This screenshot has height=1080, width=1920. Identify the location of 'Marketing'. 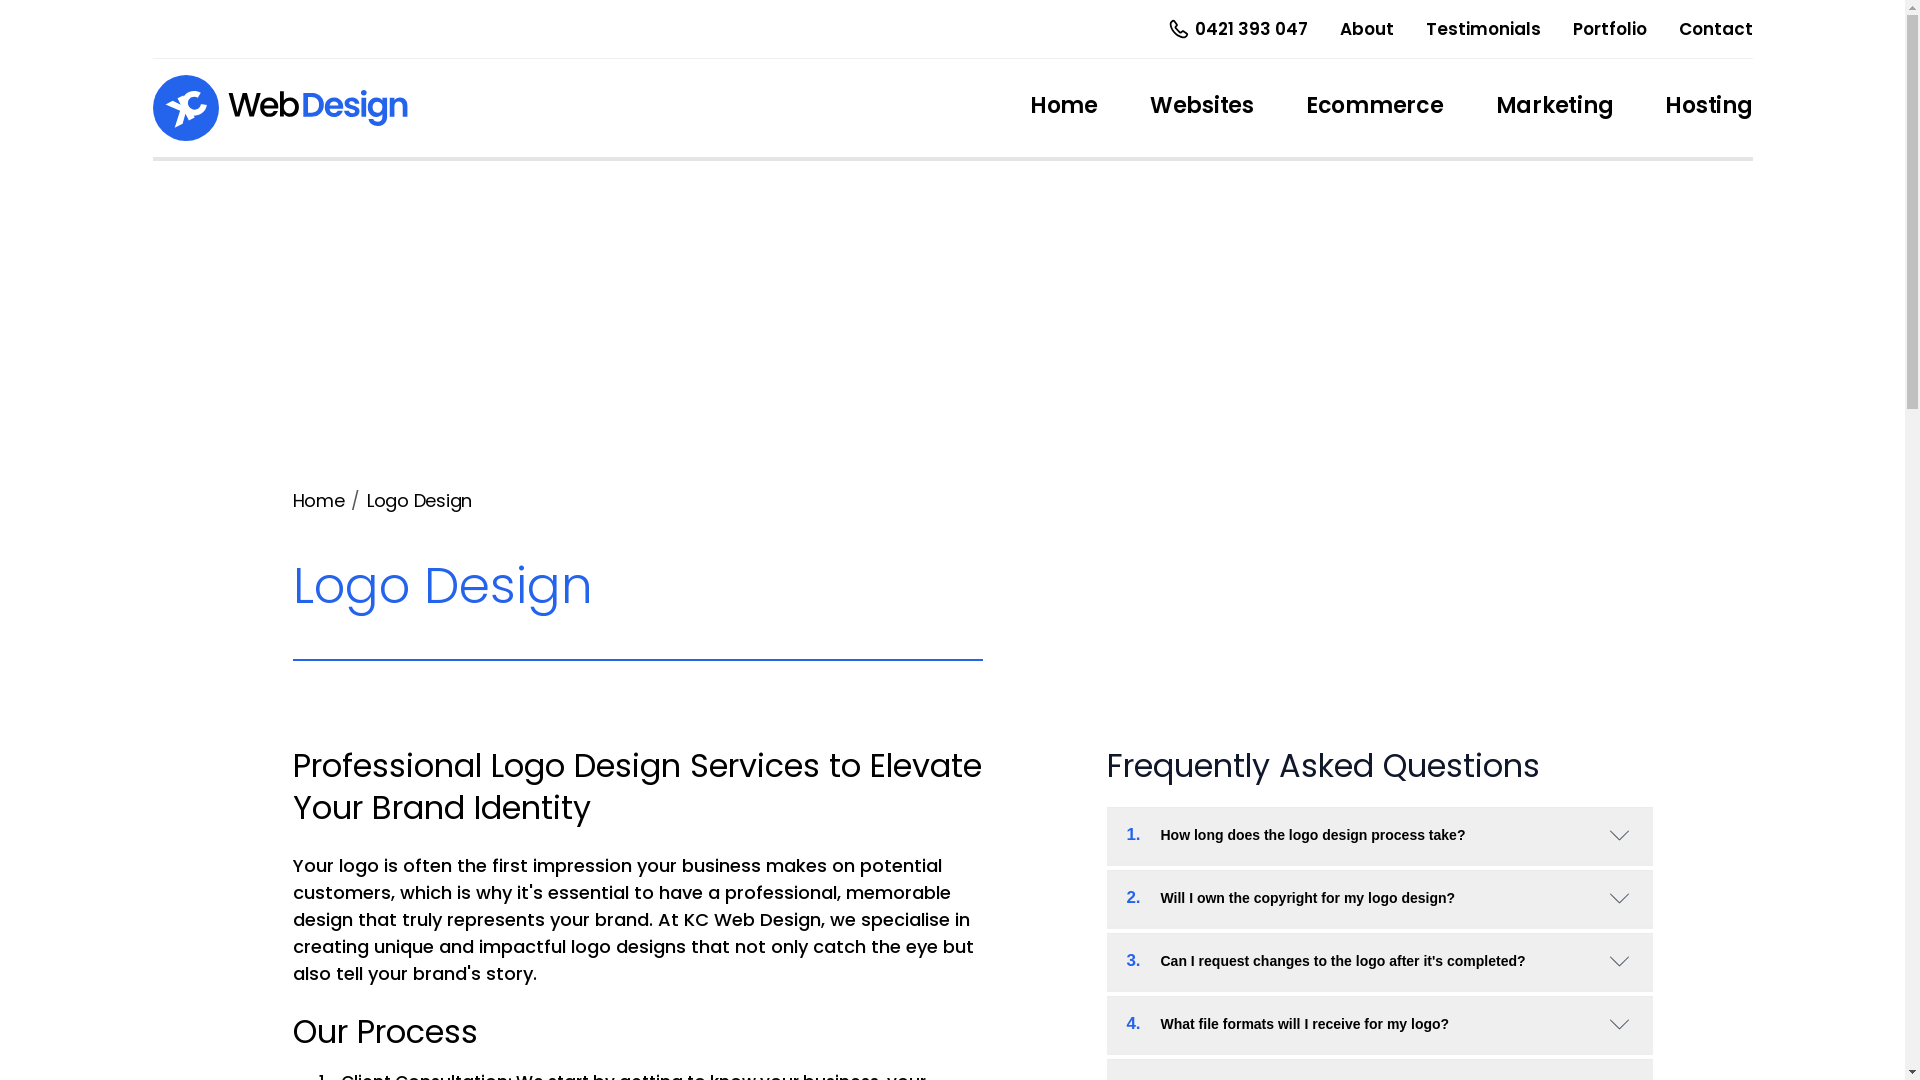
(1554, 108).